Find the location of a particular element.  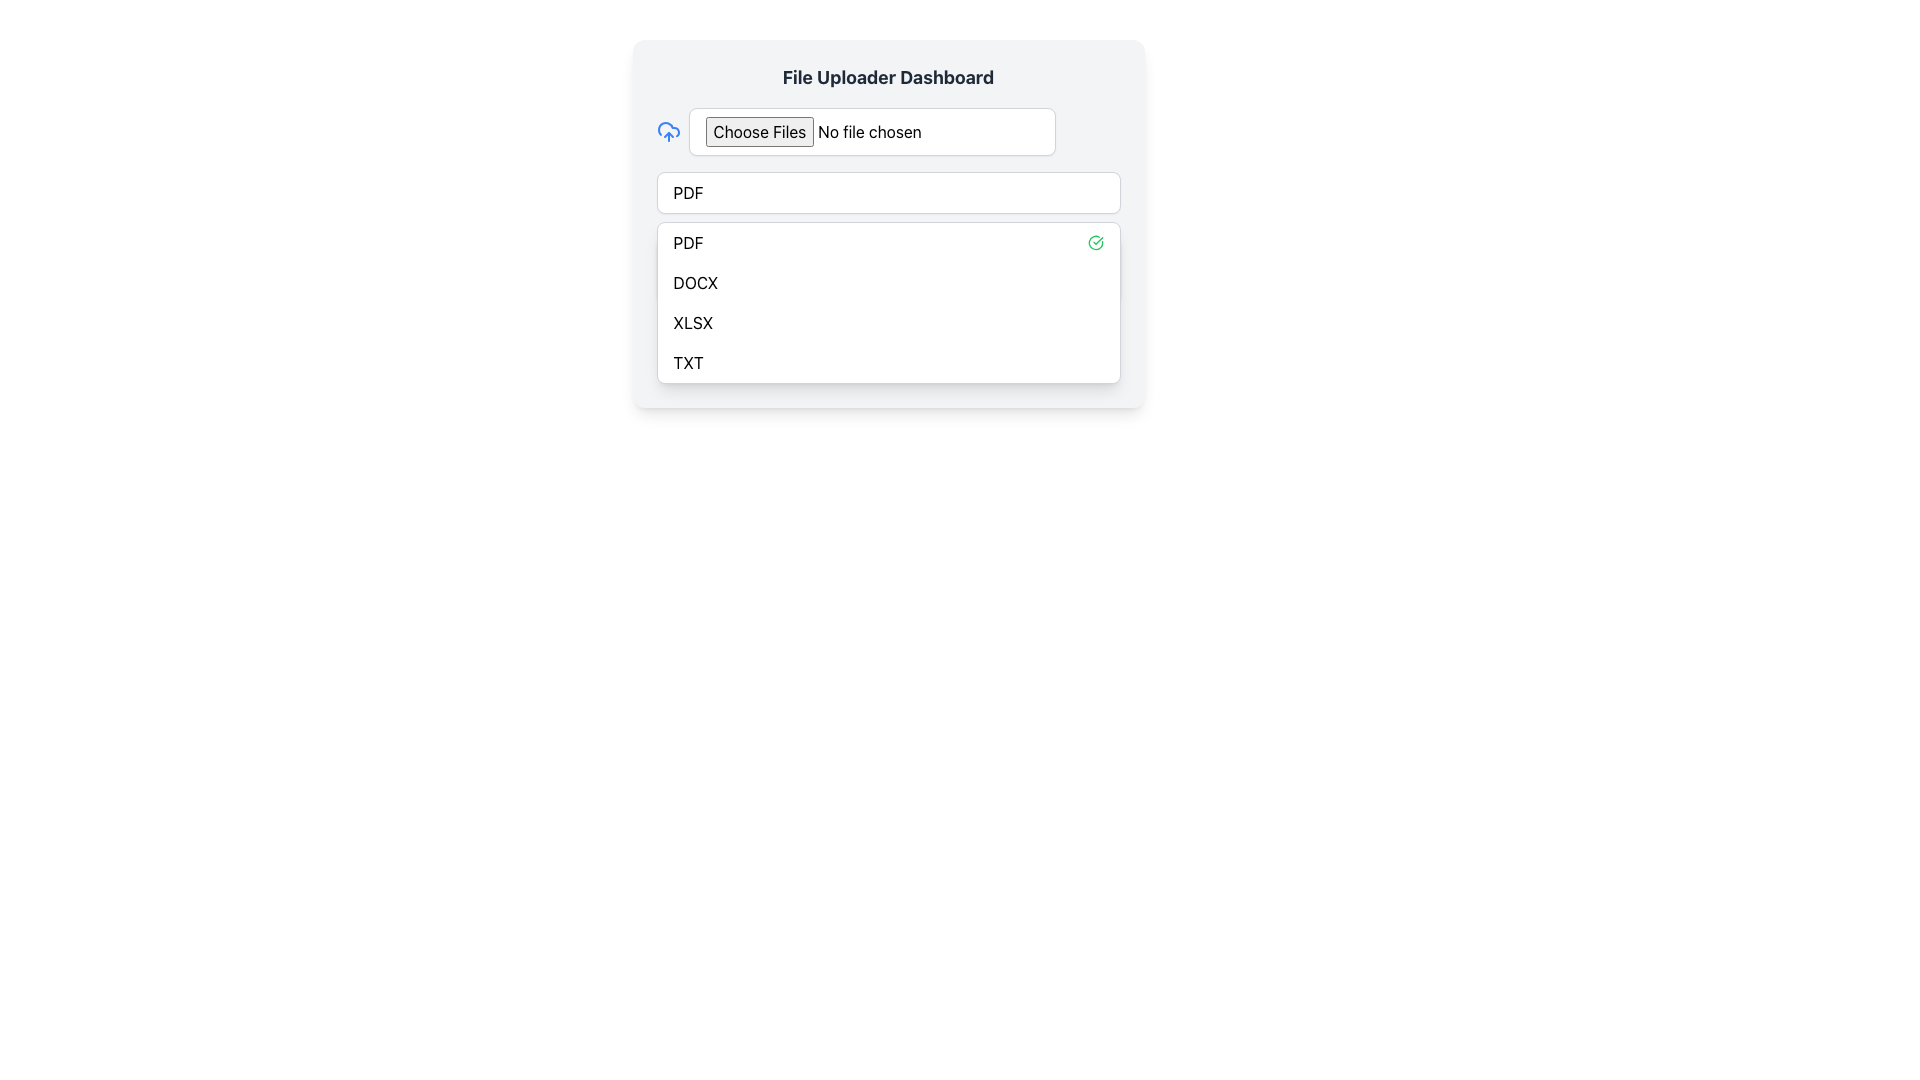

the File Upload Input located to the right of the cloud upload icon is located at coordinates (872, 131).